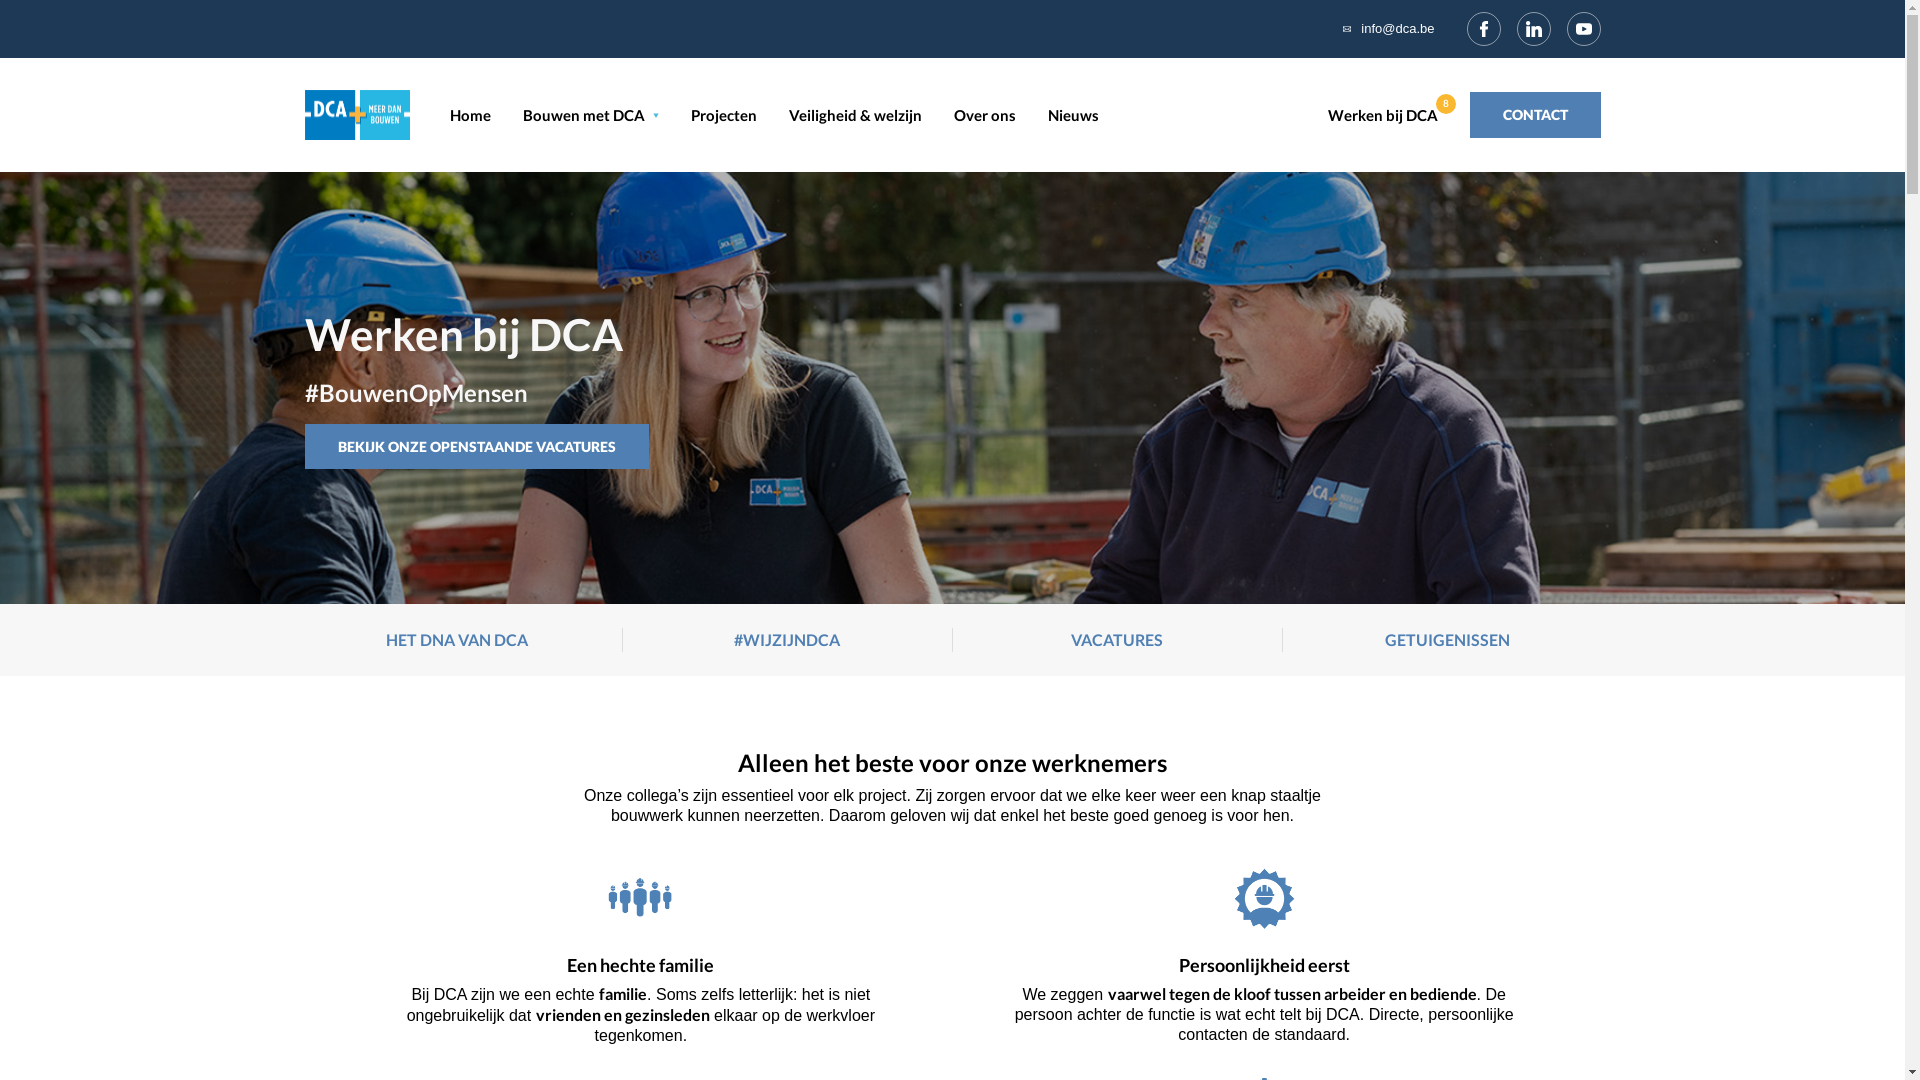 Image resolution: width=1920 pixels, height=1080 pixels. What do you see at coordinates (1386, 115) in the screenshot?
I see `'Werken bij DCA` at bounding box center [1386, 115].